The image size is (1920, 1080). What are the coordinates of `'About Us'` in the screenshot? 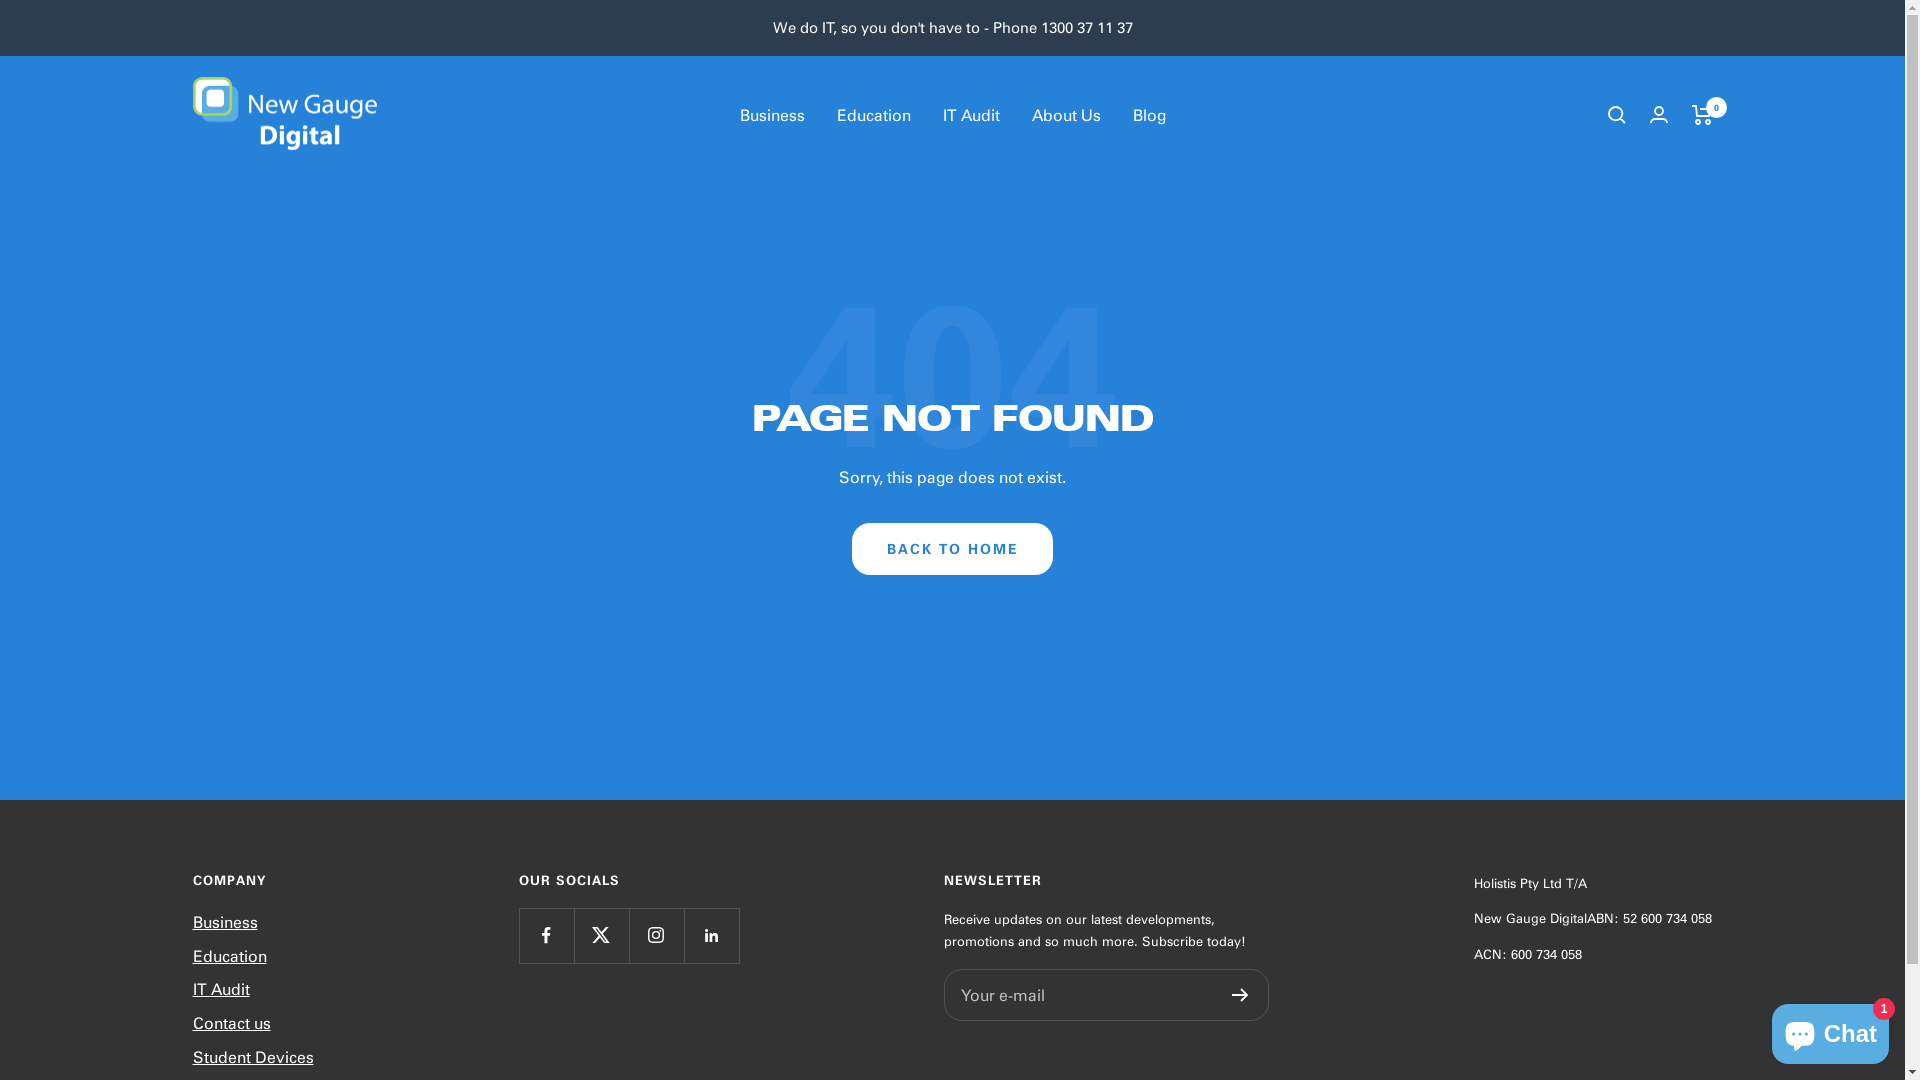 It's located at (1032, 115).